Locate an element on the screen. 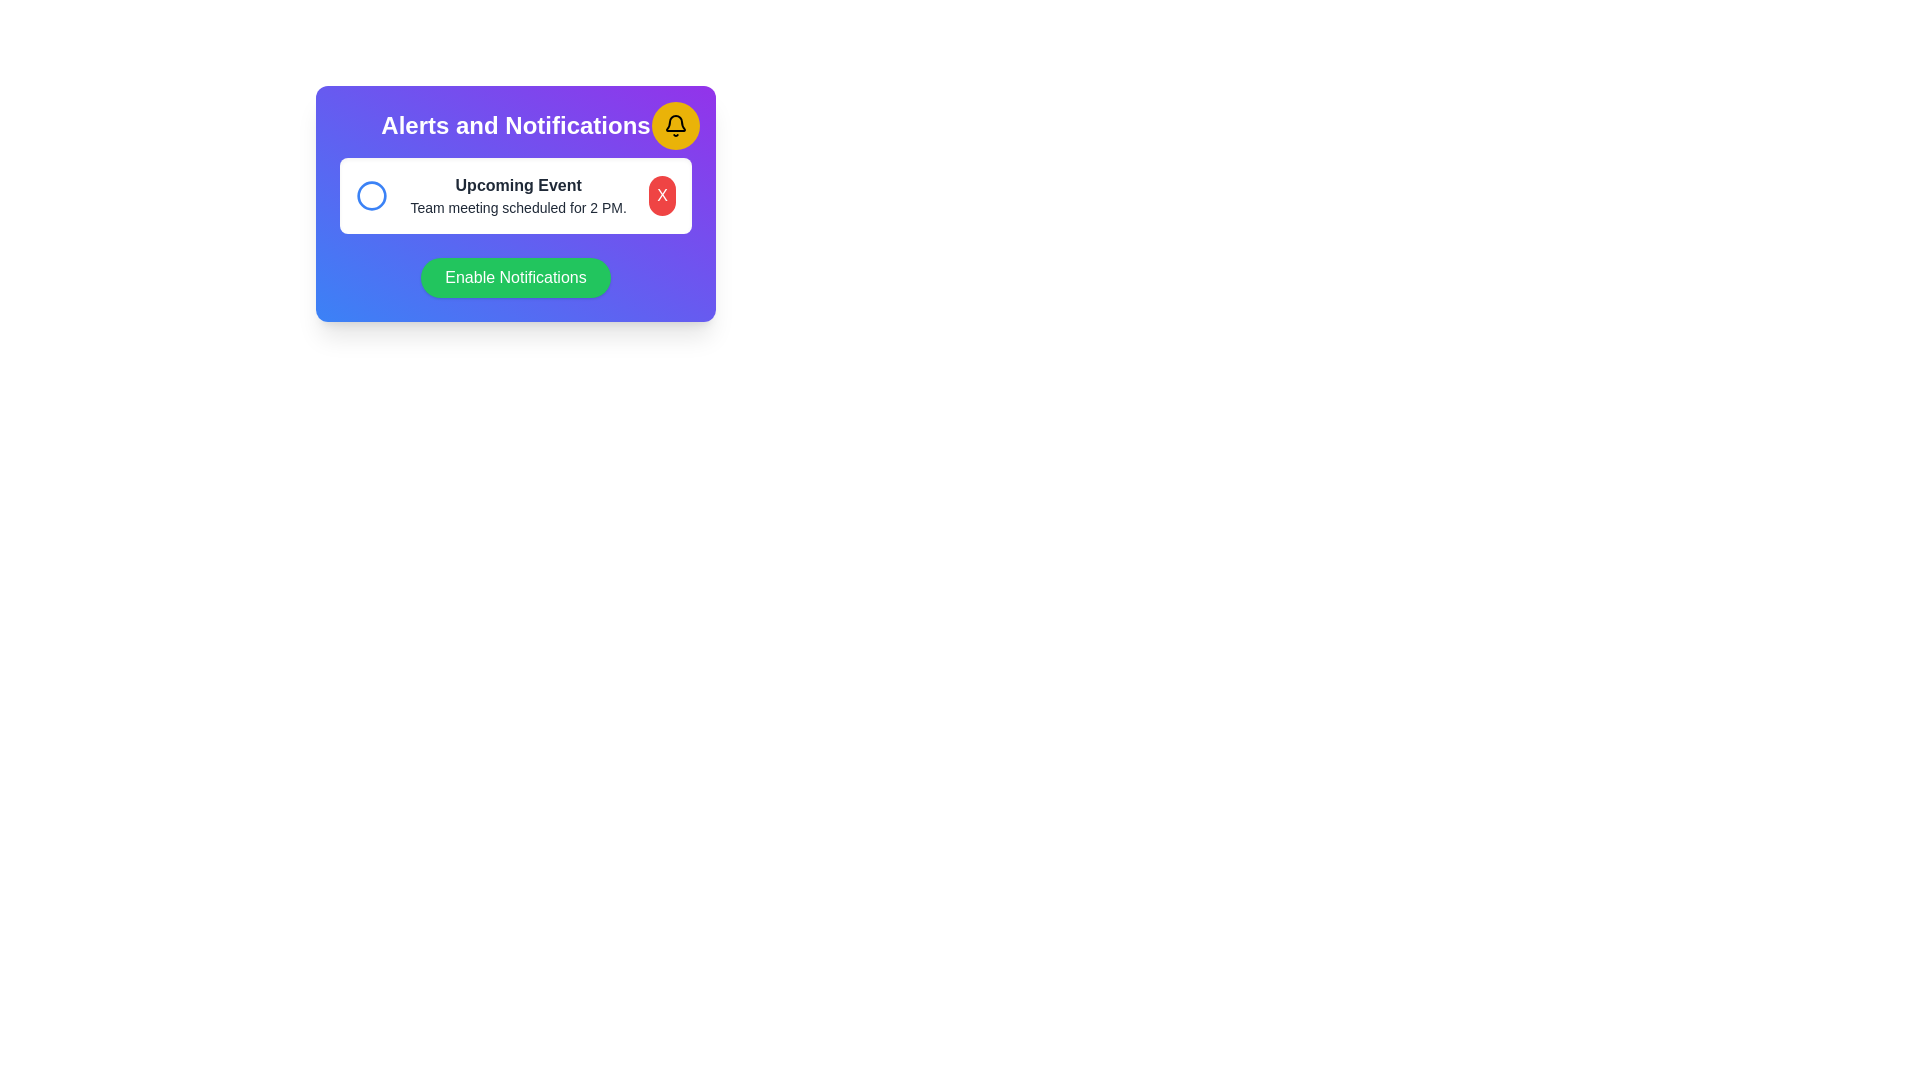 The image size is (1920, 1080). the notification icon located in the top-right corner of the purple 'Alerts and Notifications' card, which is enclosed within a yellow circular background is located at coordinates (676, 126).